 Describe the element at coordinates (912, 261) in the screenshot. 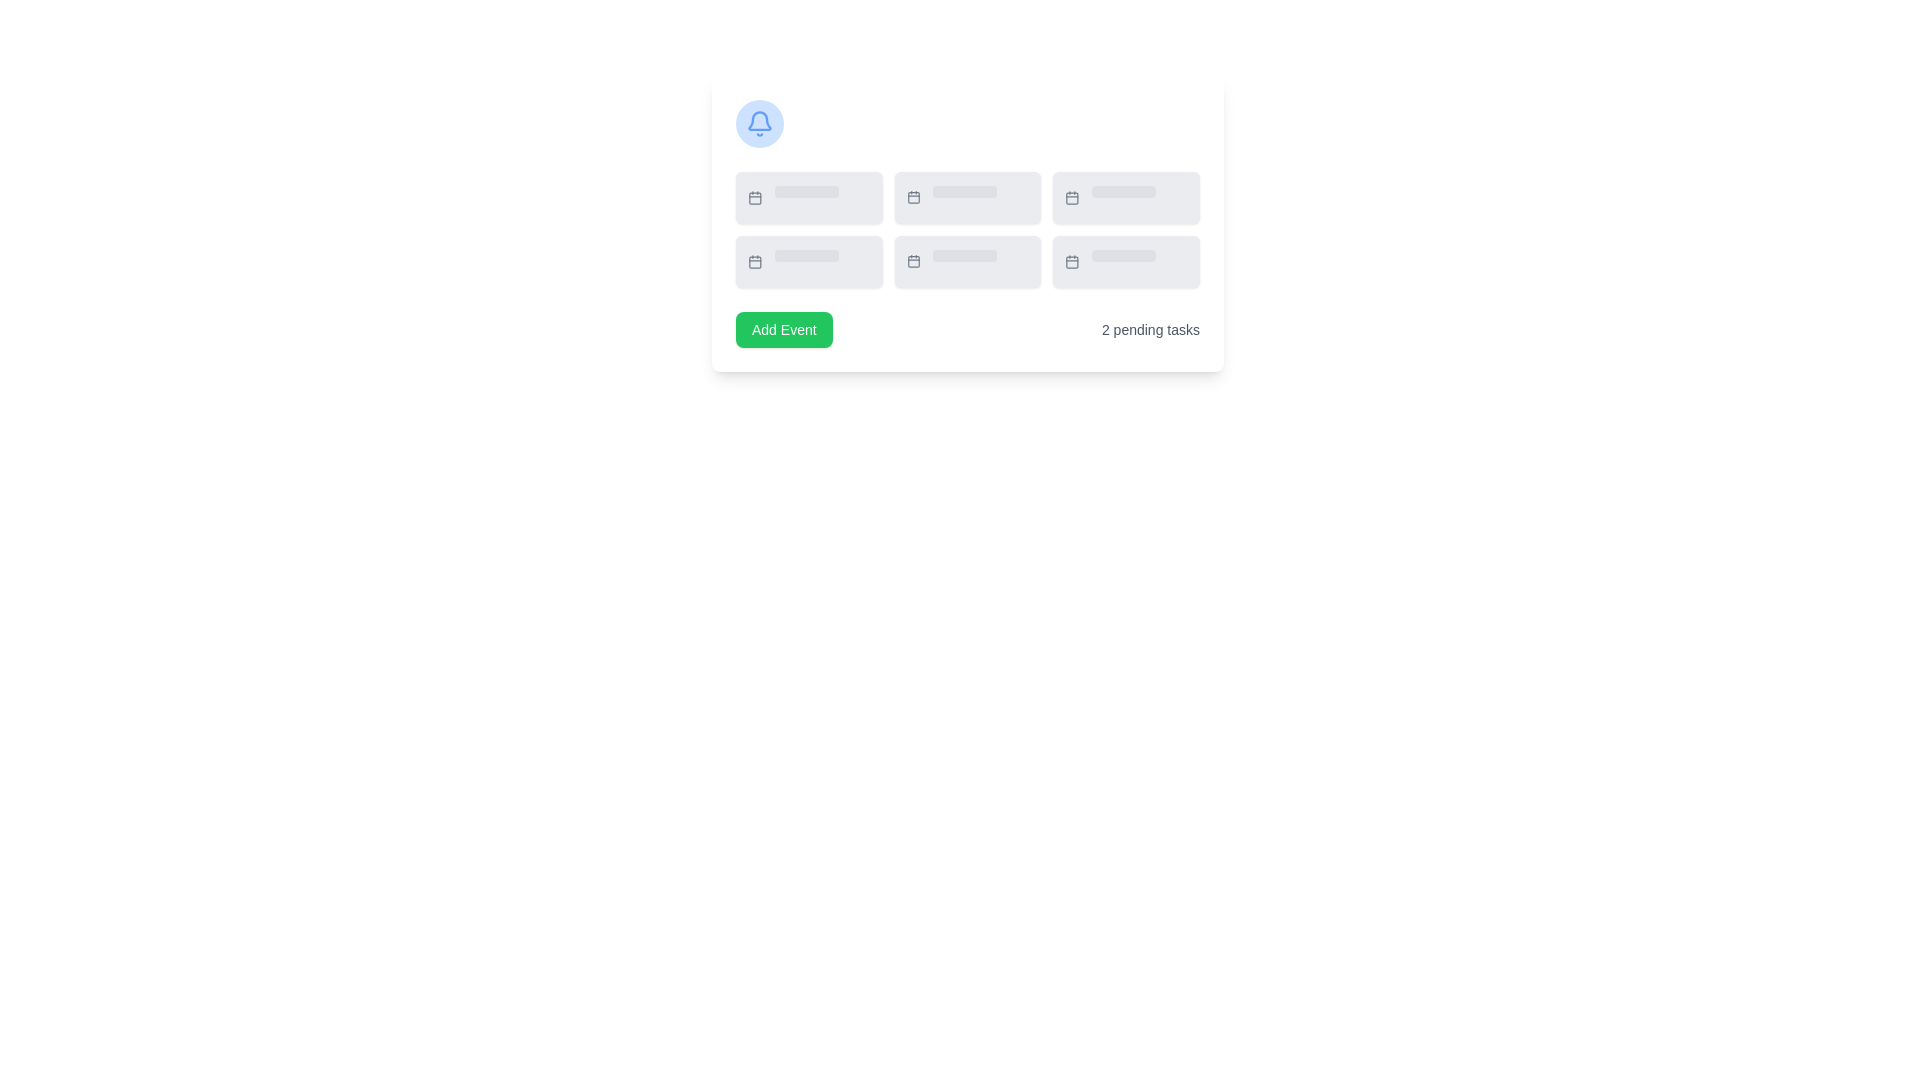

I see `the calendar SVG icon located in the second column of the lower row within a rounded rectangle card` at that location.